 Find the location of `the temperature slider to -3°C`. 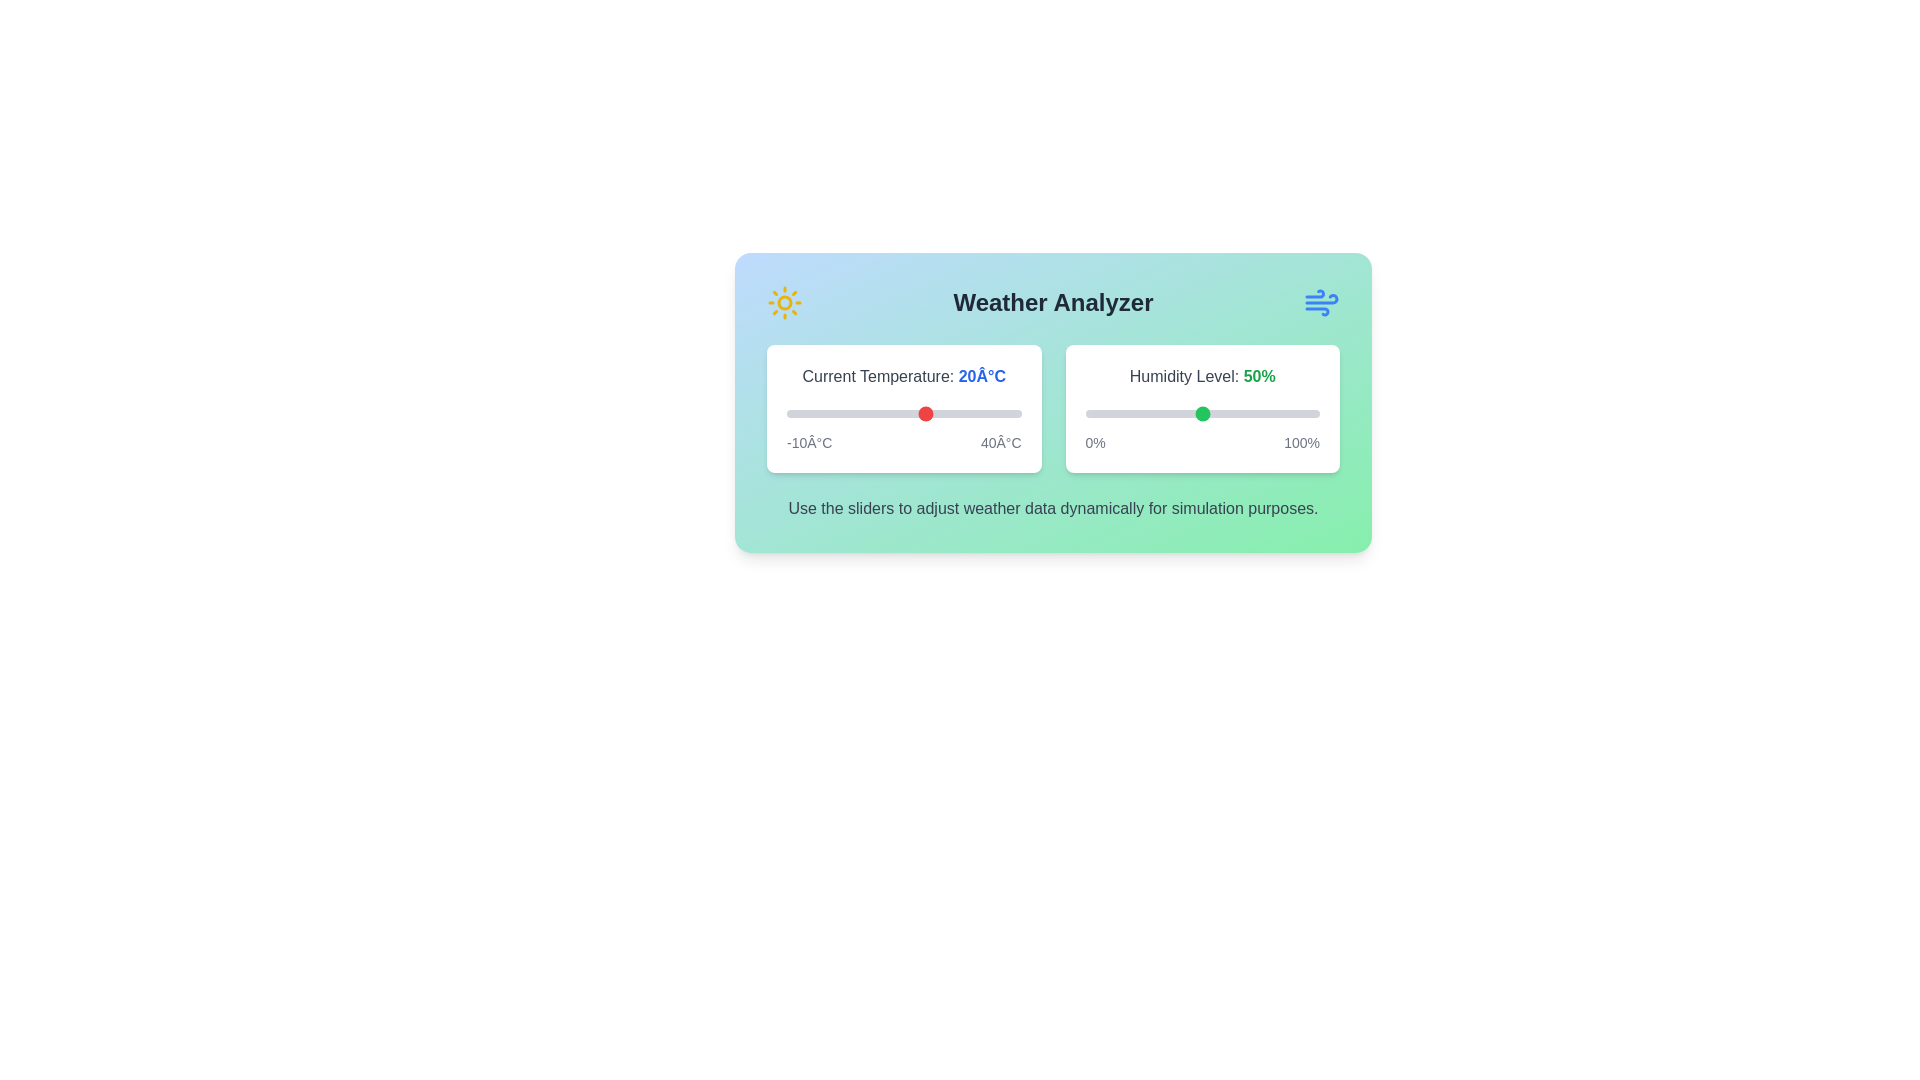

the temperature slider to -3°C is located at coordinates (819, 412).